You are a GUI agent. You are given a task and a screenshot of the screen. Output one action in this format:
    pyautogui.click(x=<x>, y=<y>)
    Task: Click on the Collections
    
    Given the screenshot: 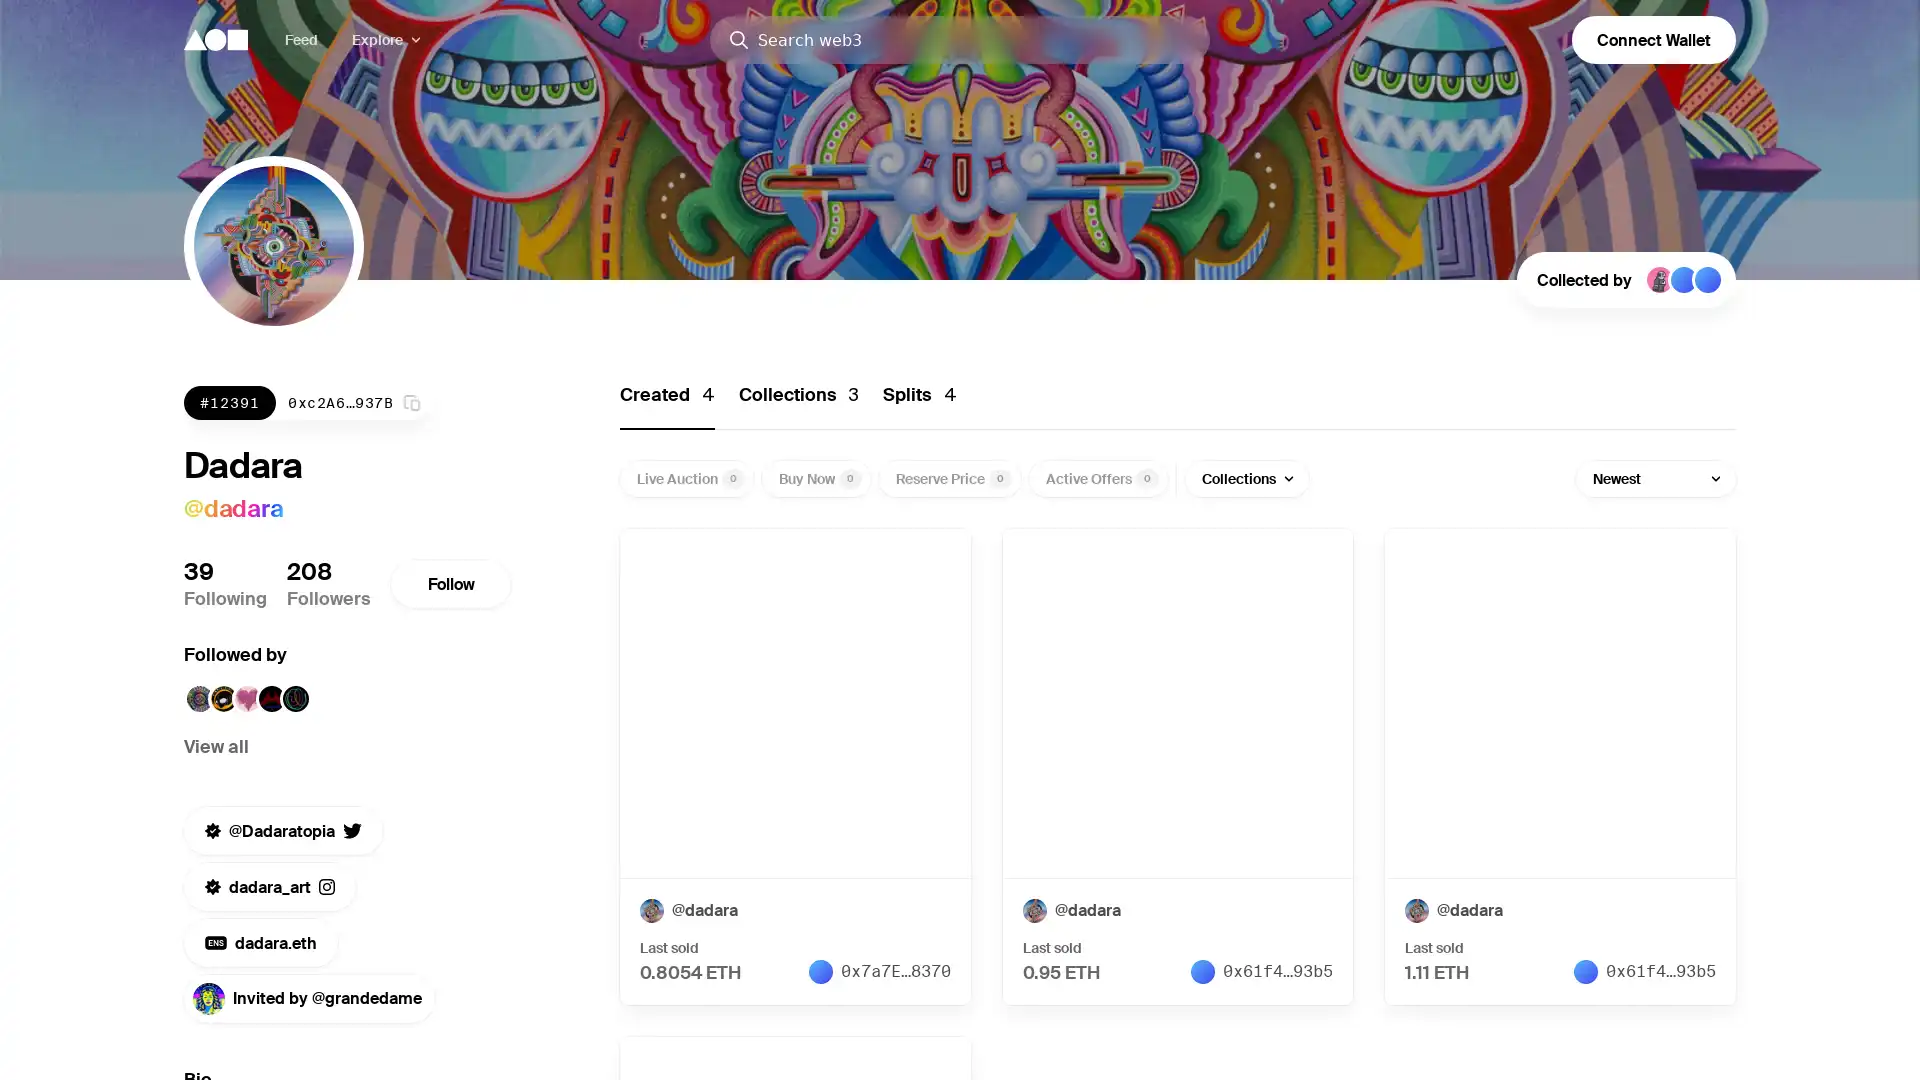 What is the action you would take?
    pyautogui.click(x=1246, y=478)
    